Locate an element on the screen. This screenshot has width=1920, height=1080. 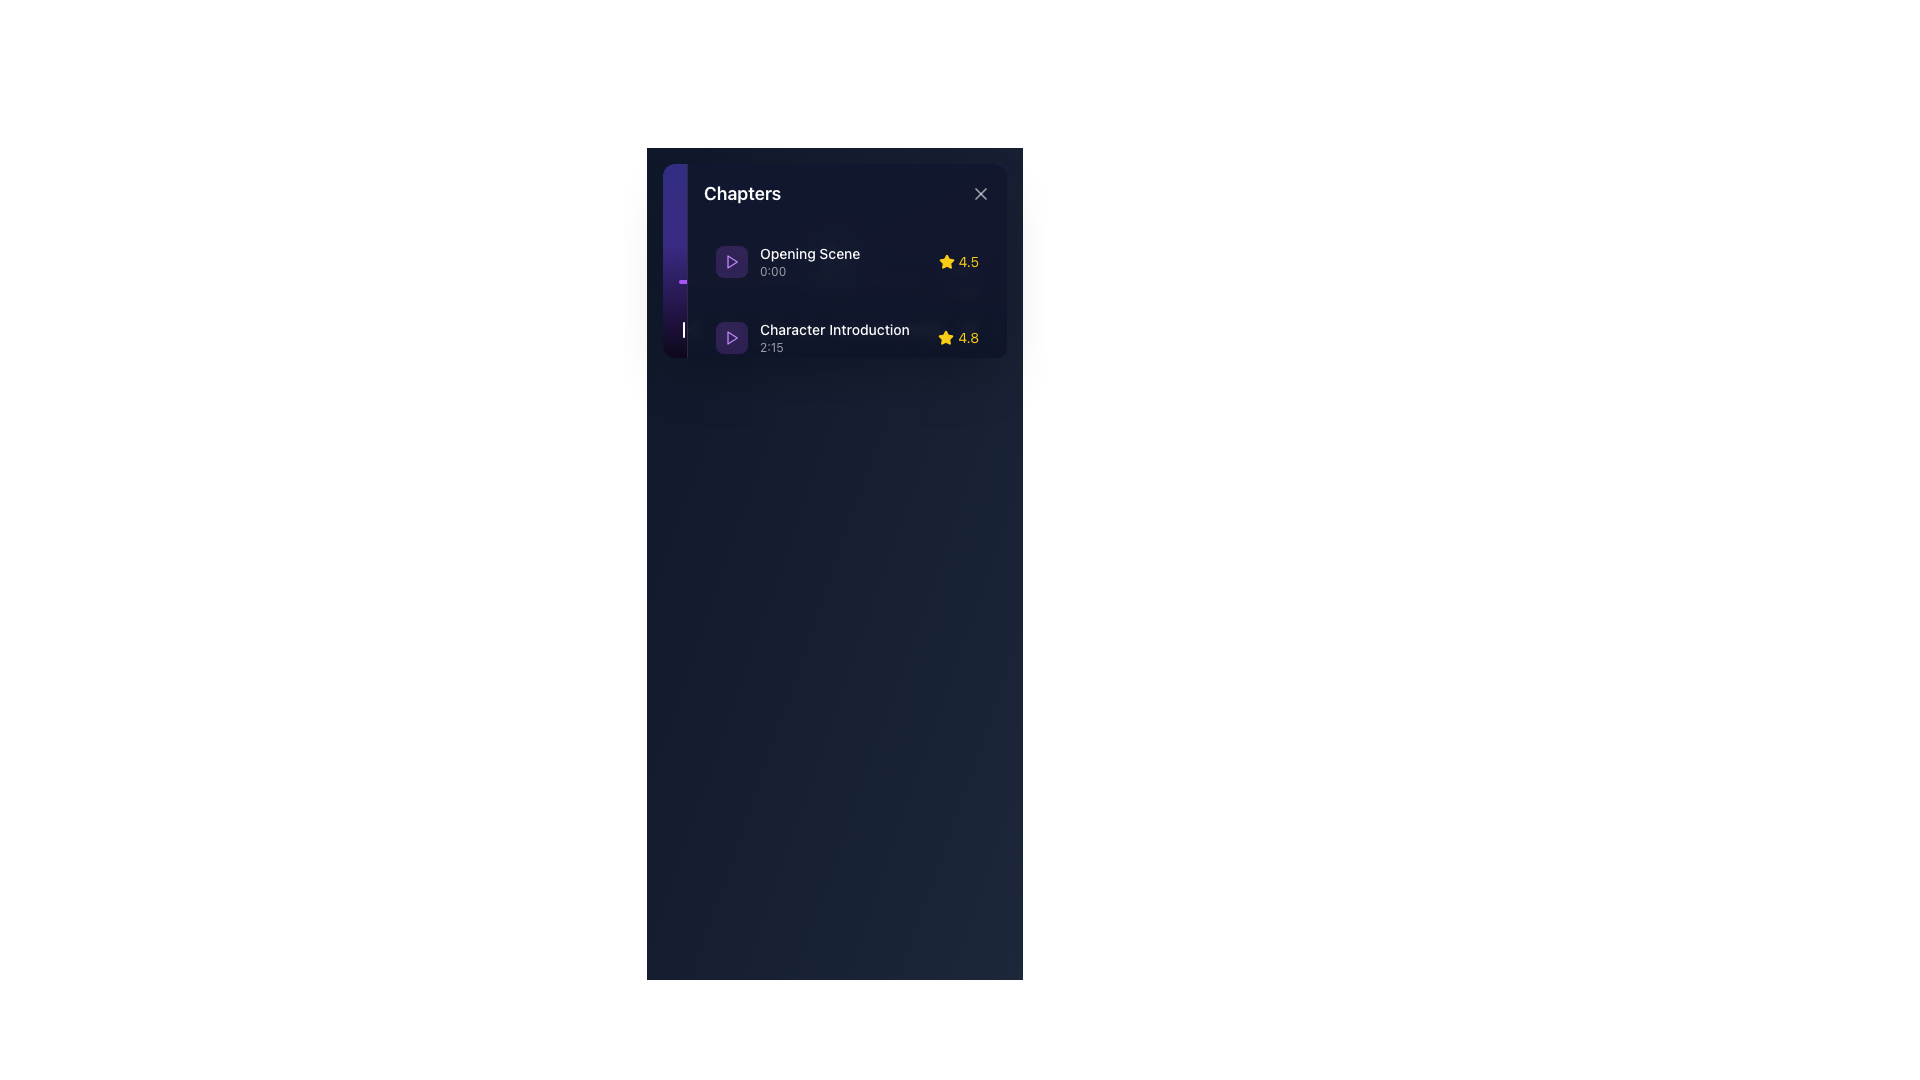
the close button located in the top-right corner of the 'Chapters' overlay section is located at coordinates (980, 193).